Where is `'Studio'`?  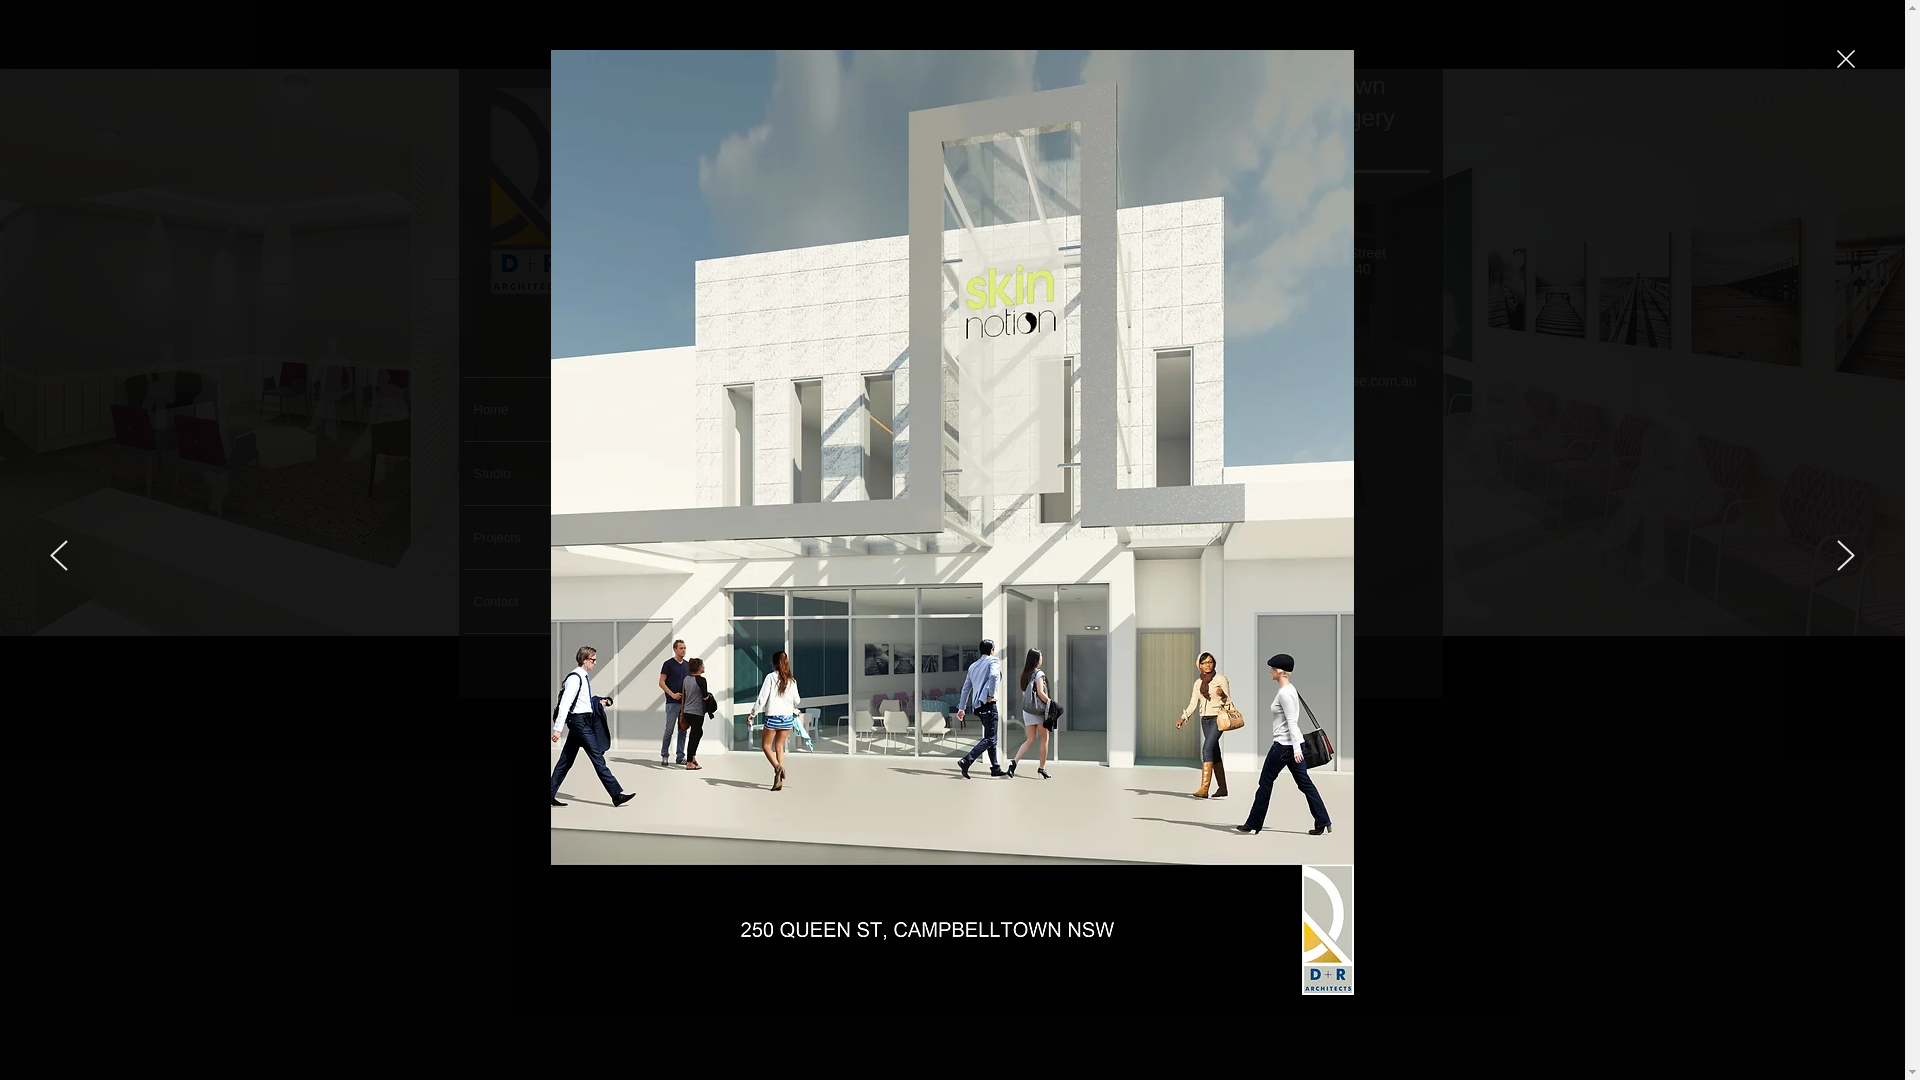
'Studio' is located at coordinates (532, 473).